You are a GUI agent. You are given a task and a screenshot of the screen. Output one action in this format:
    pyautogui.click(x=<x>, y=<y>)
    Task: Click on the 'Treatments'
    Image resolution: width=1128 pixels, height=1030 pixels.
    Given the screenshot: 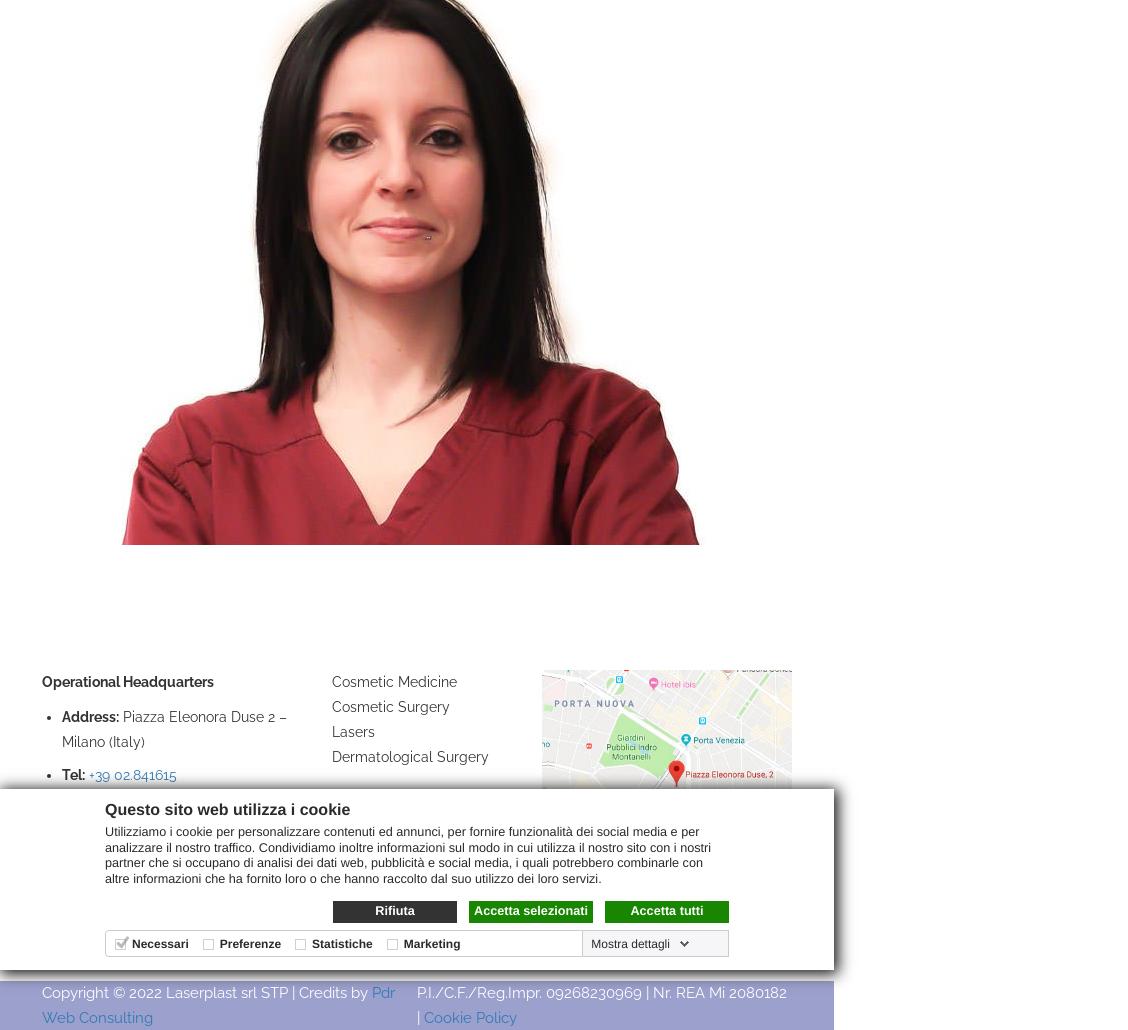 What is the action you would take?
    pyautogui.click(x=330, y=635)
    